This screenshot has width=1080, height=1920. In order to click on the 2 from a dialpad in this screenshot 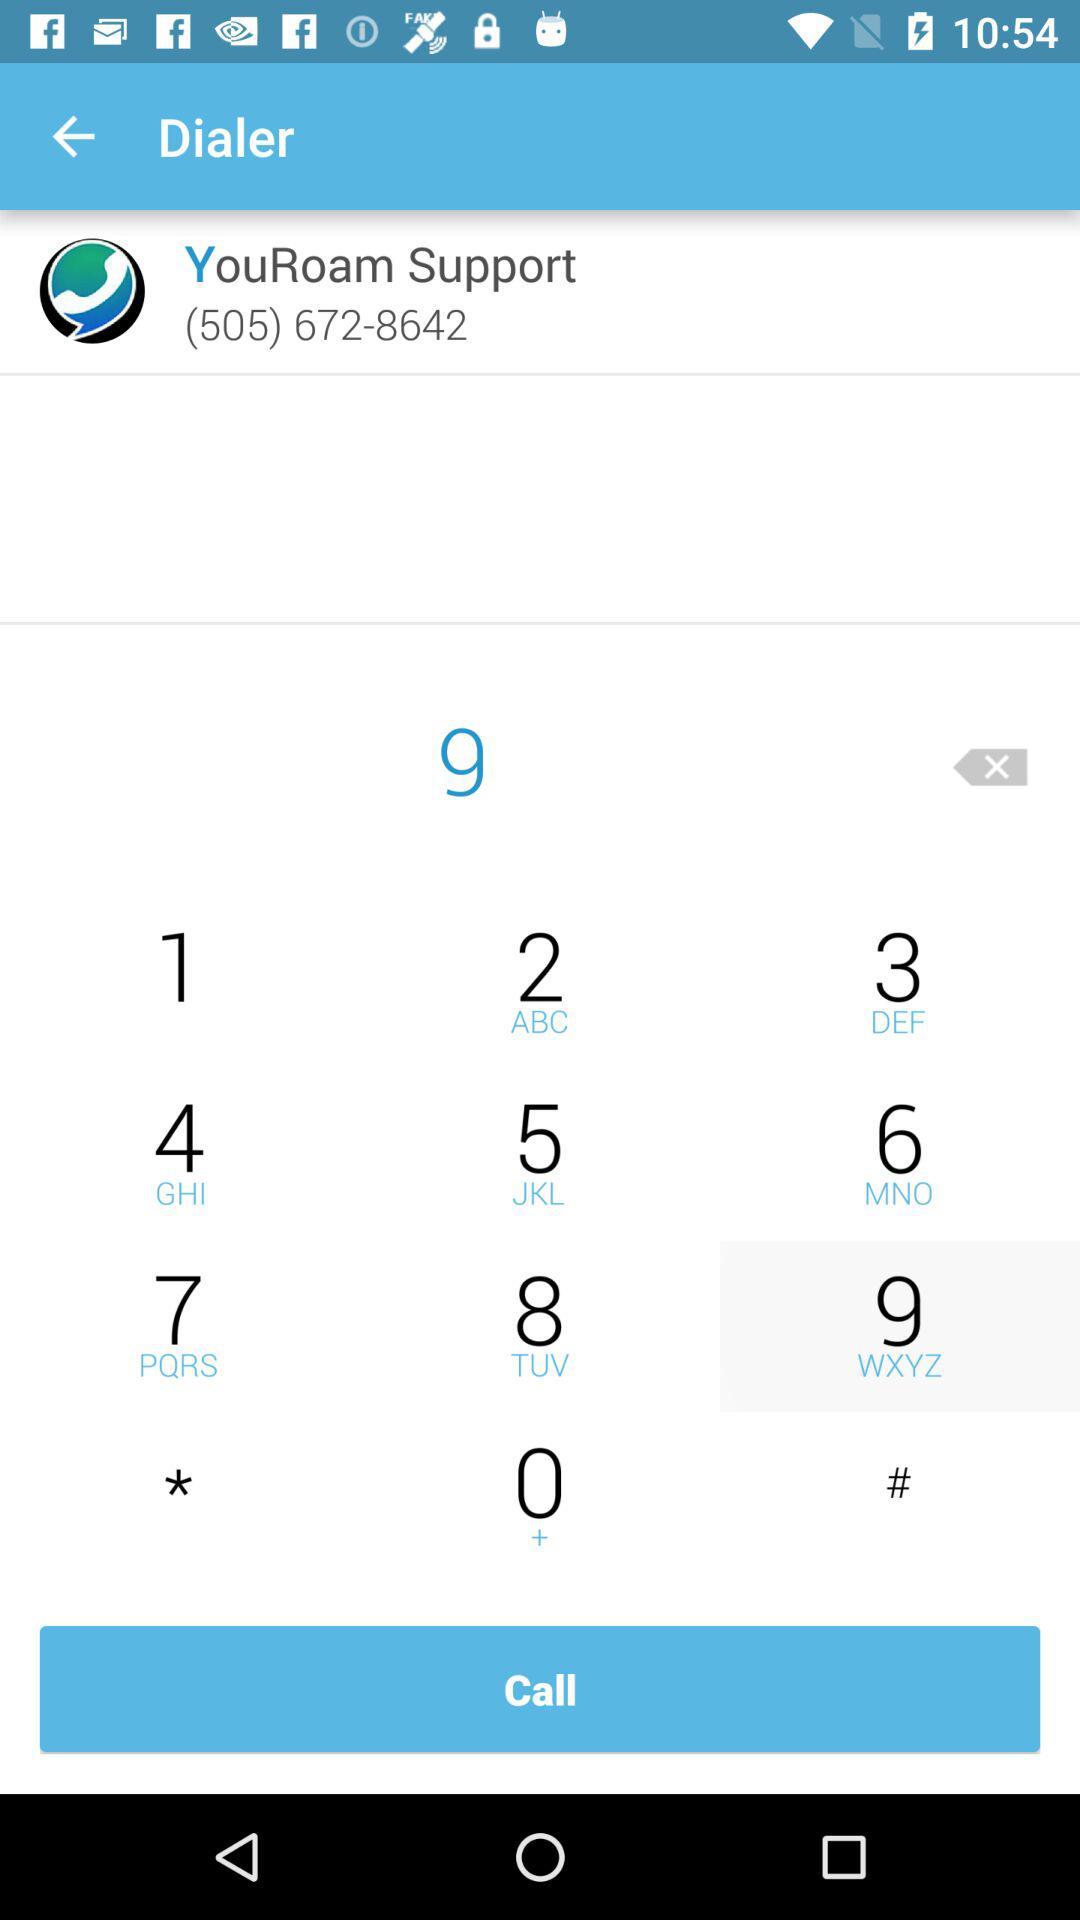, I will do `click(540, 982)`.